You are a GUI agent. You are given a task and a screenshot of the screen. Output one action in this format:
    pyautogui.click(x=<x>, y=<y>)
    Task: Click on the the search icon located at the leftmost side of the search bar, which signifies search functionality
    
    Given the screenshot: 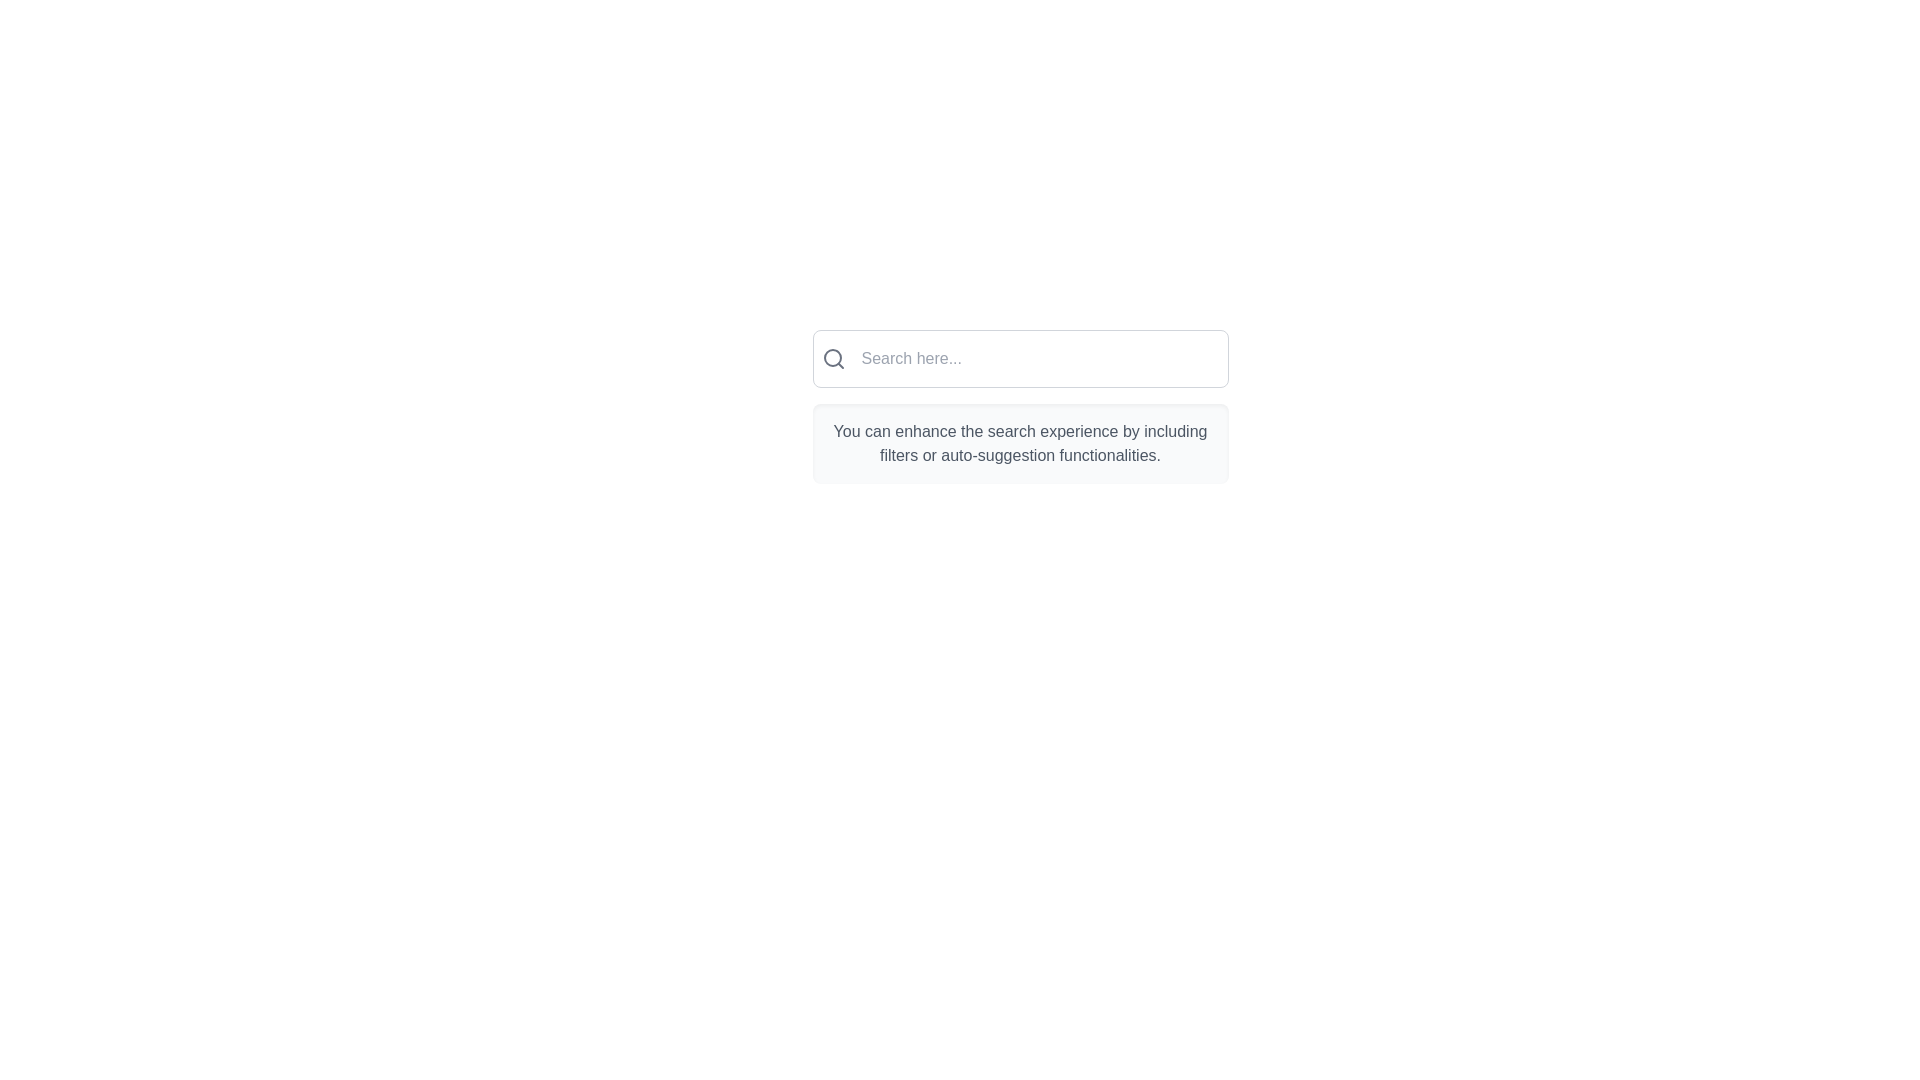 What is the action you would take?
    pyautogui.click(x=833, y=357)
    